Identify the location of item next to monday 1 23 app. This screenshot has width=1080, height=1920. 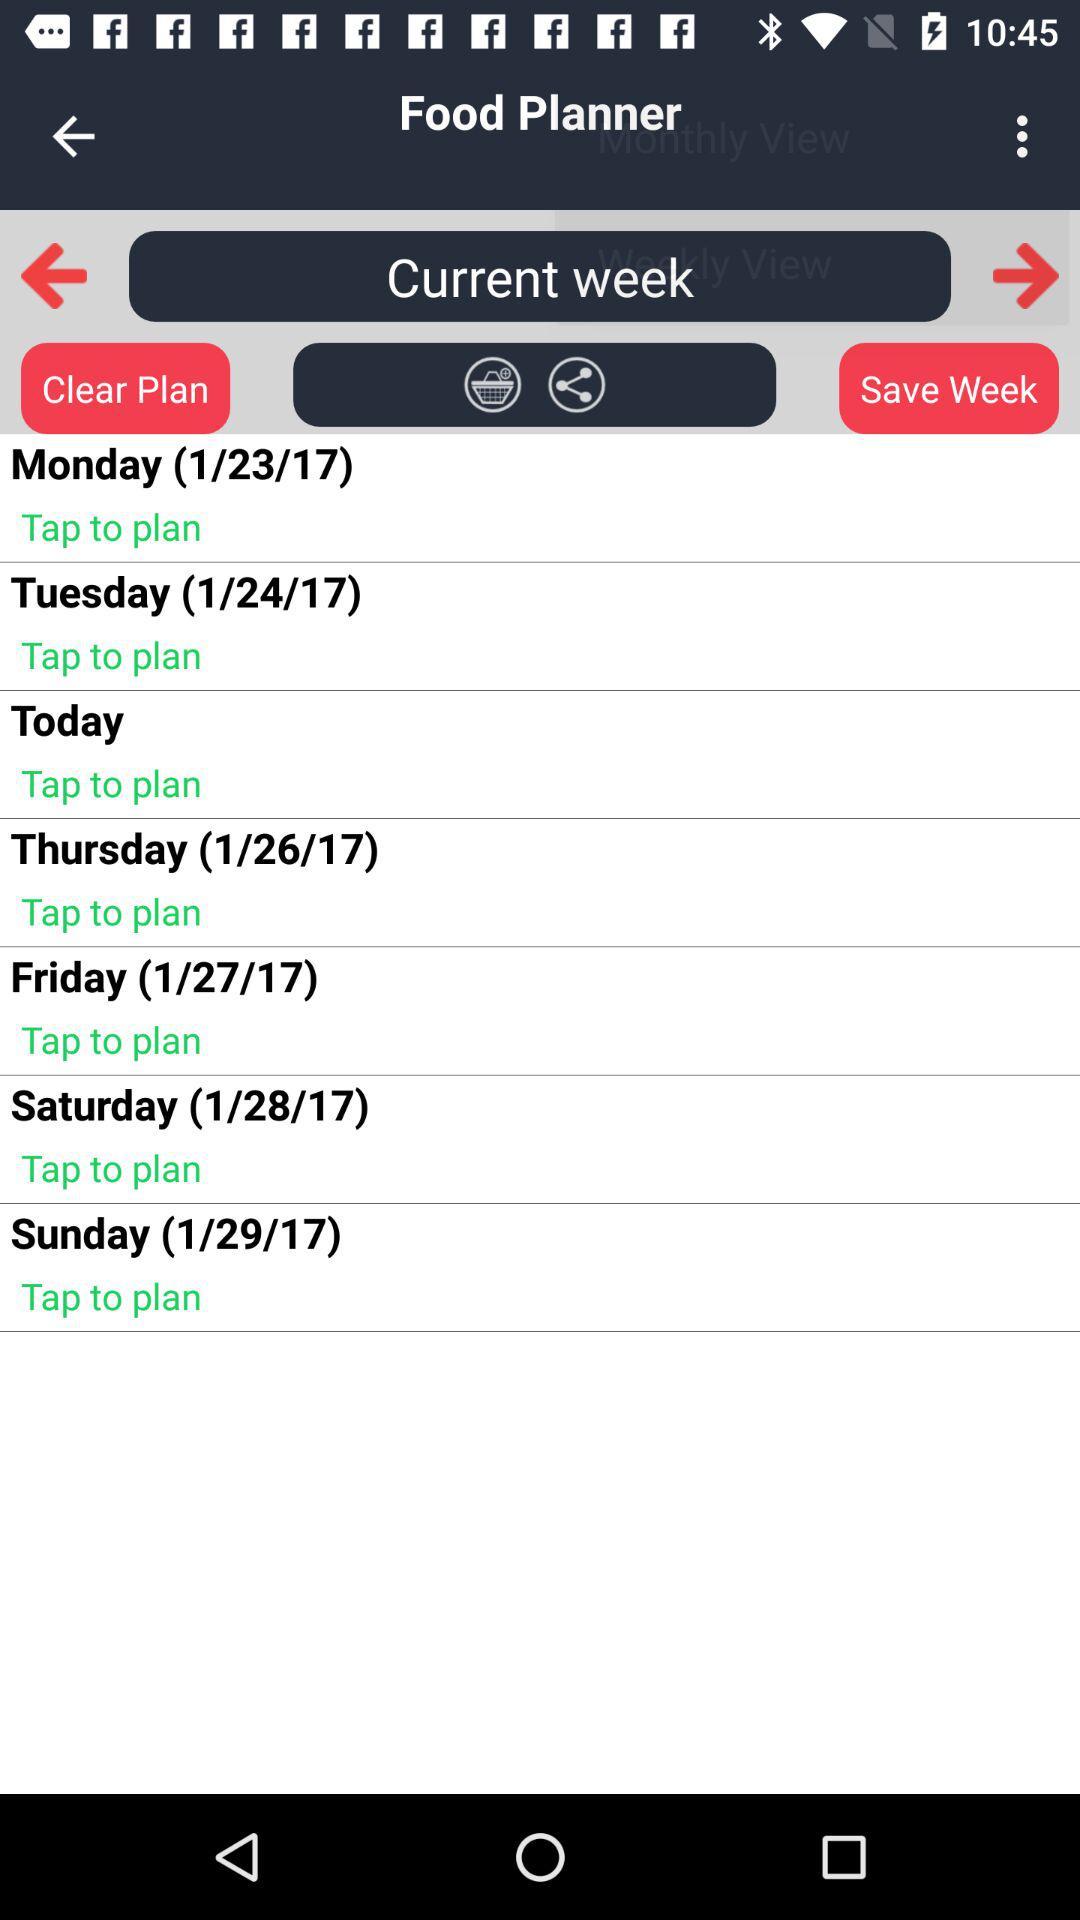
(492, 384).